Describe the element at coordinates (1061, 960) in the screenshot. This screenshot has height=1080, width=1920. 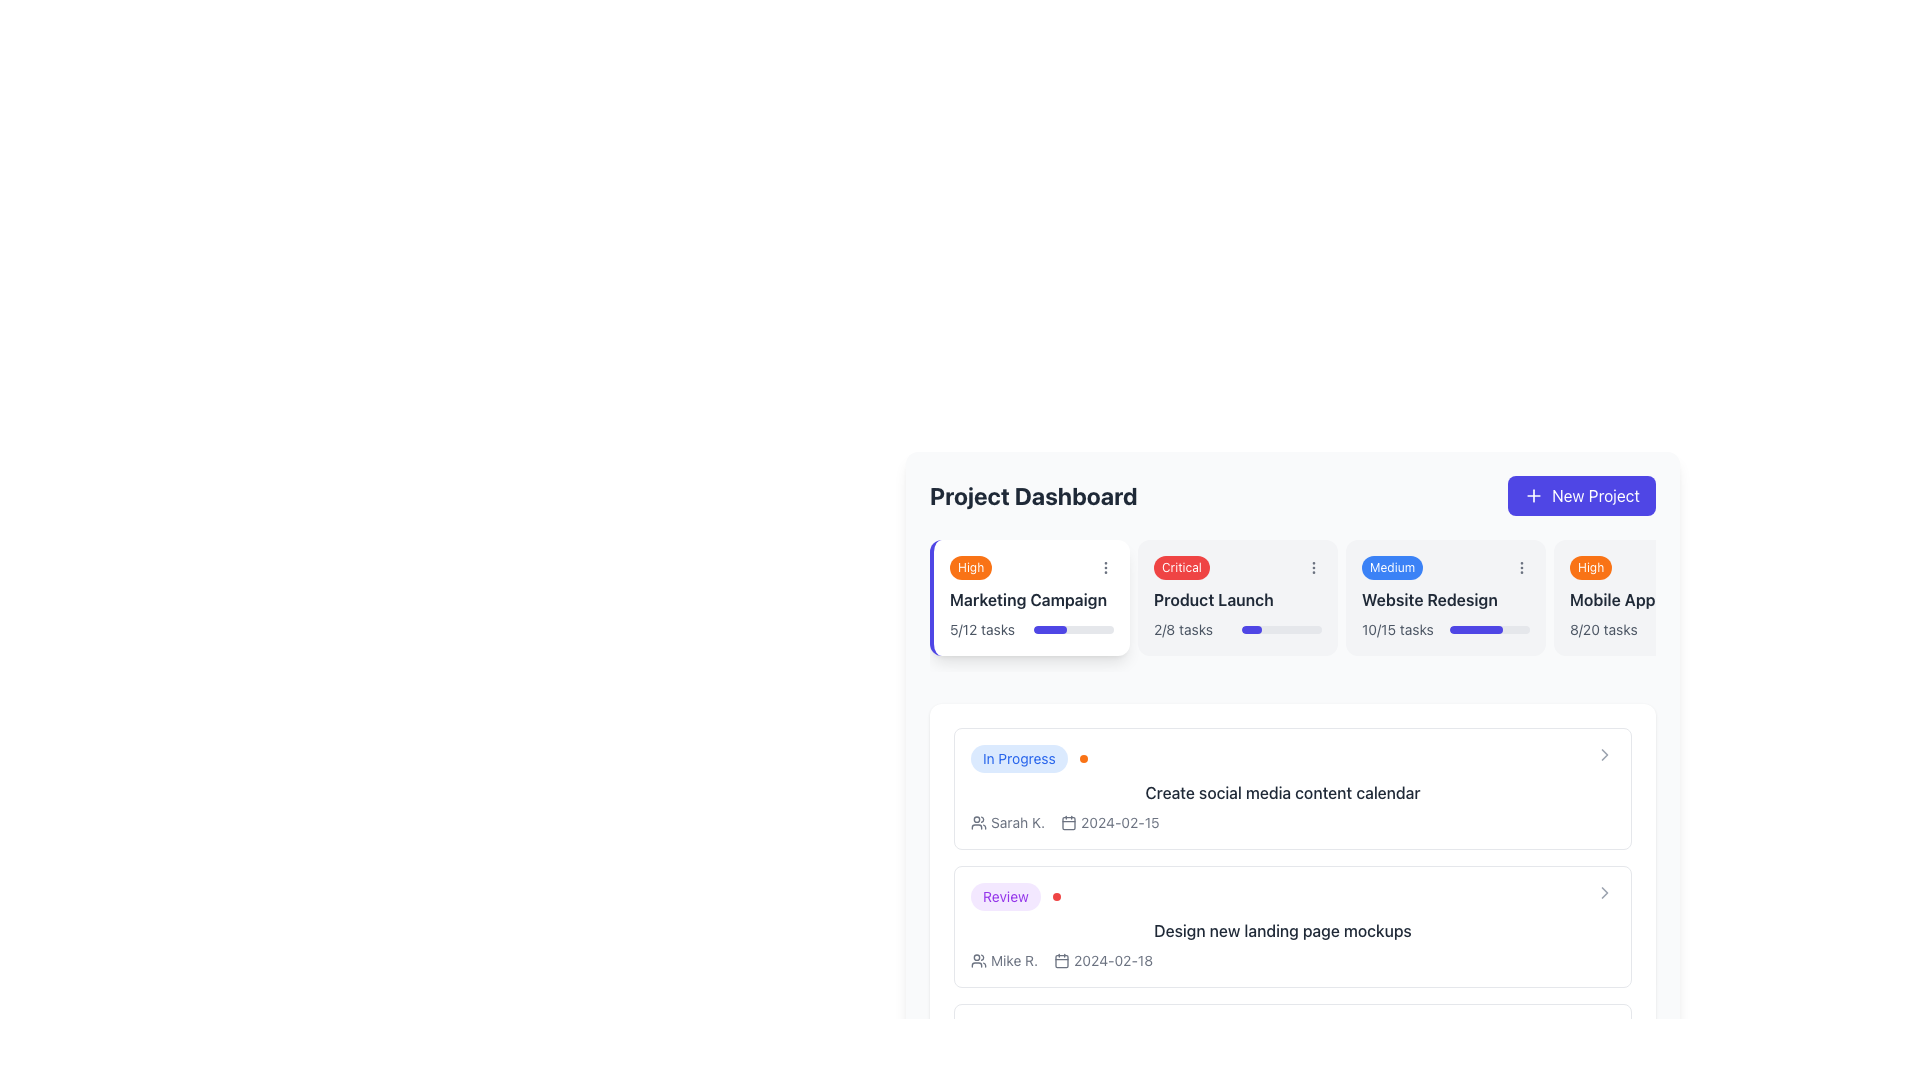
I see `the main rectangular area of the calendar icon that represents date or schedule information, positioned next to the date text under a user name` at that location.